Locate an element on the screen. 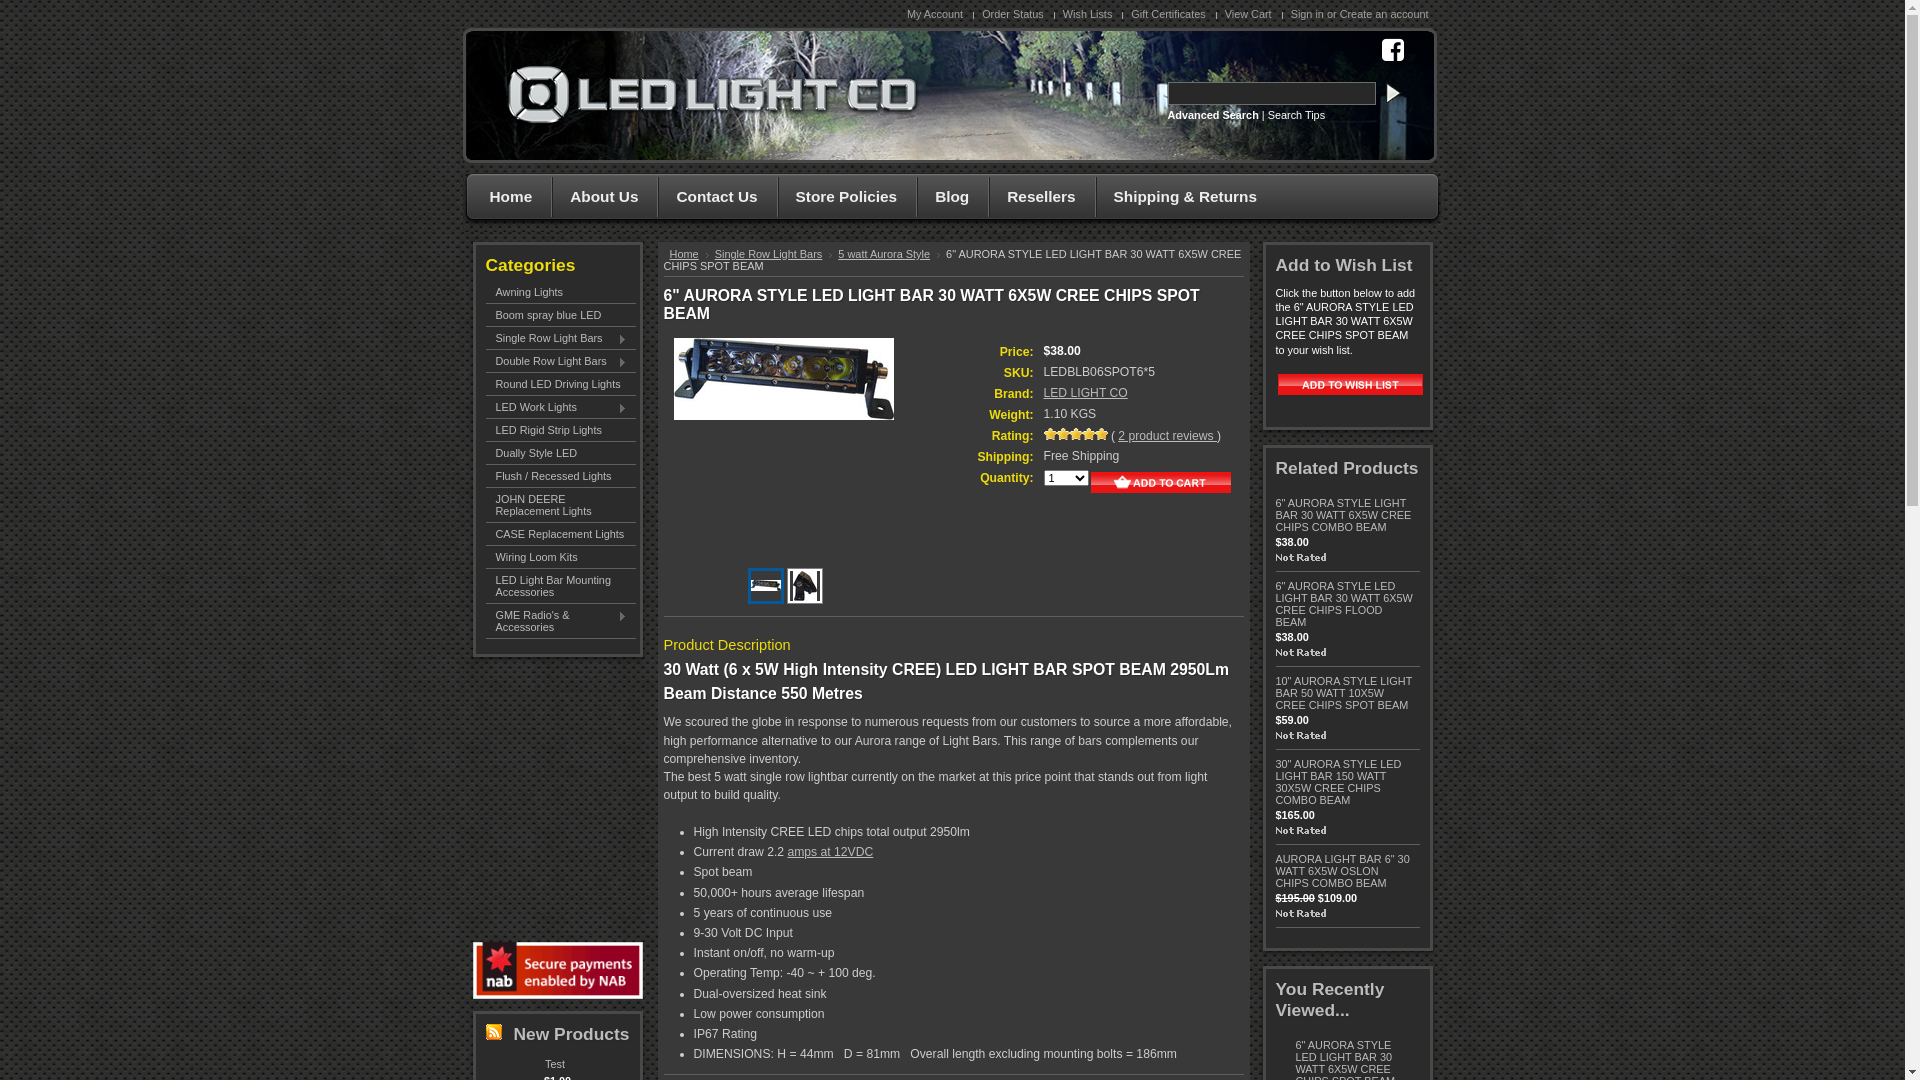 This screenshot has height=1080, width=1920. 'About Us' is located at coordinates (598, 198).